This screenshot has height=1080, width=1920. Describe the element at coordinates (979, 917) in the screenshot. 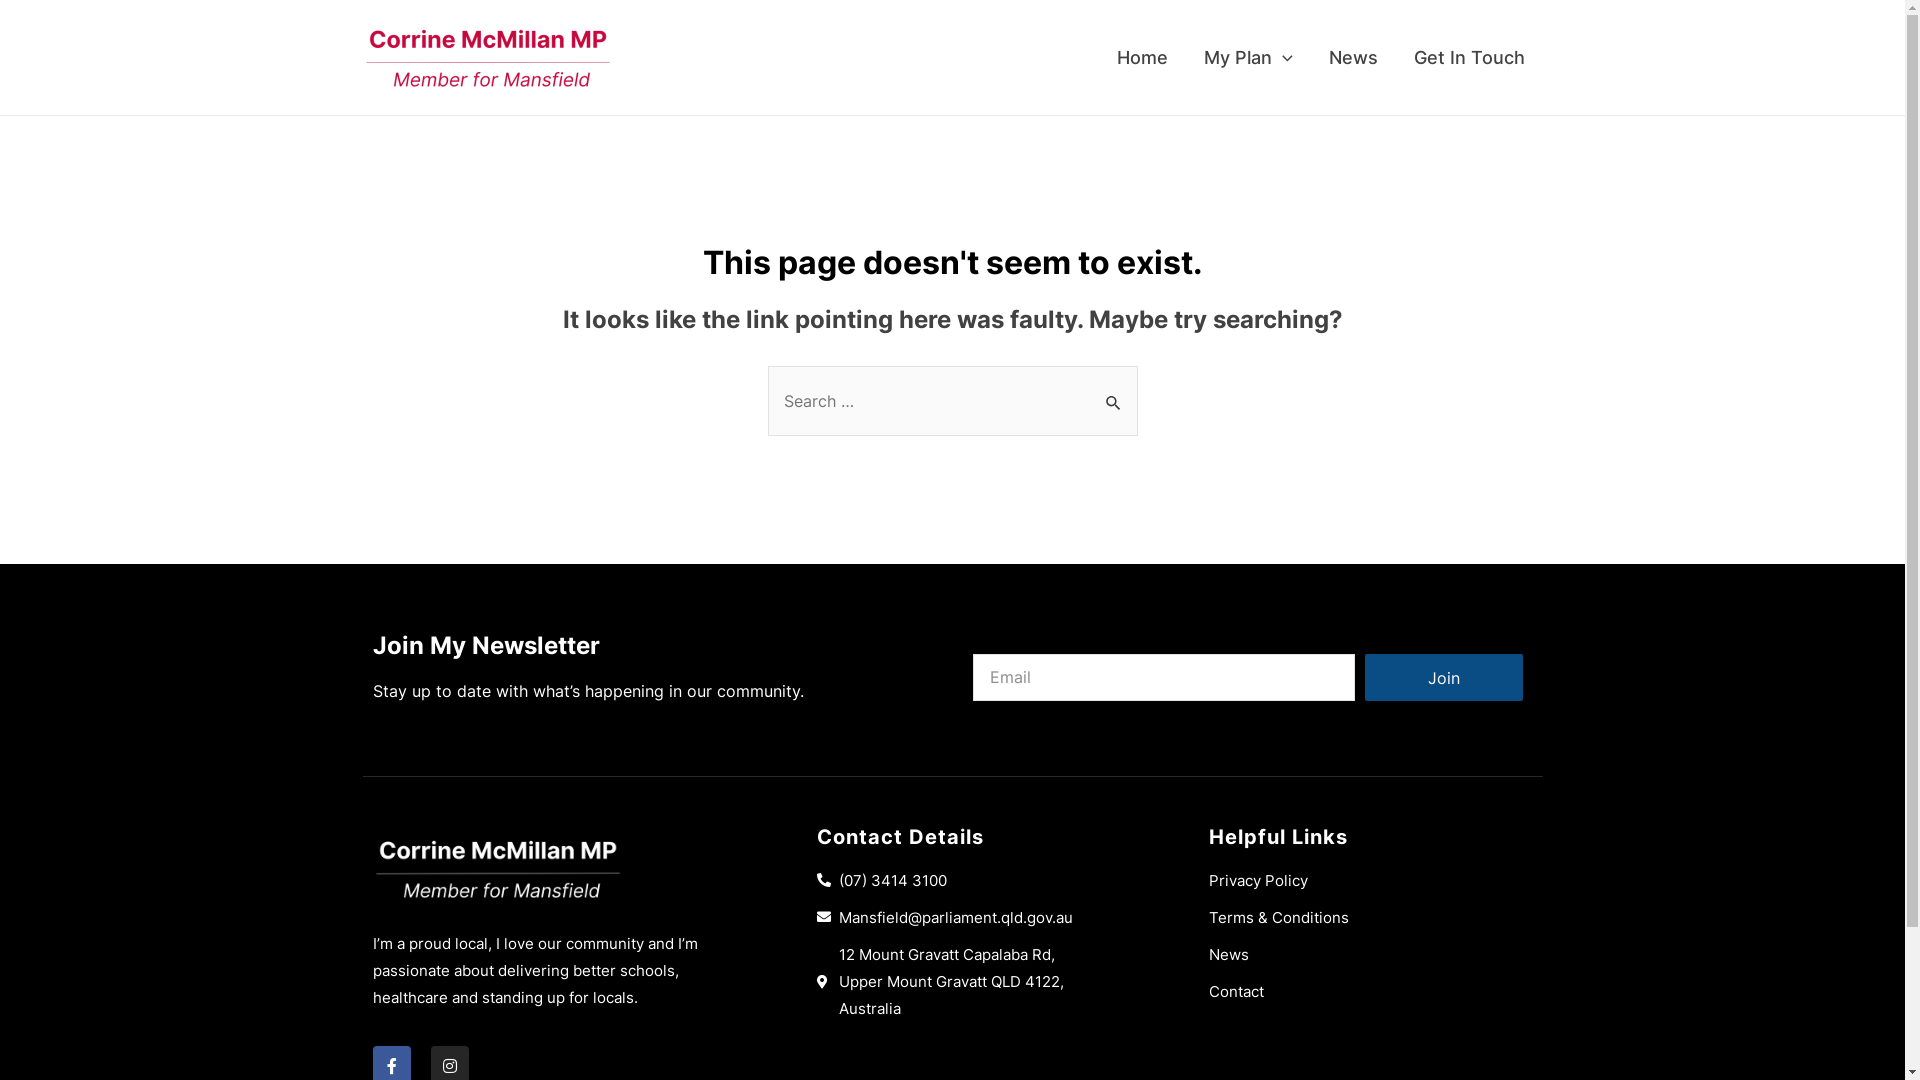

I see `'Mansfield@parliament.qld.gov.au'` at that location.